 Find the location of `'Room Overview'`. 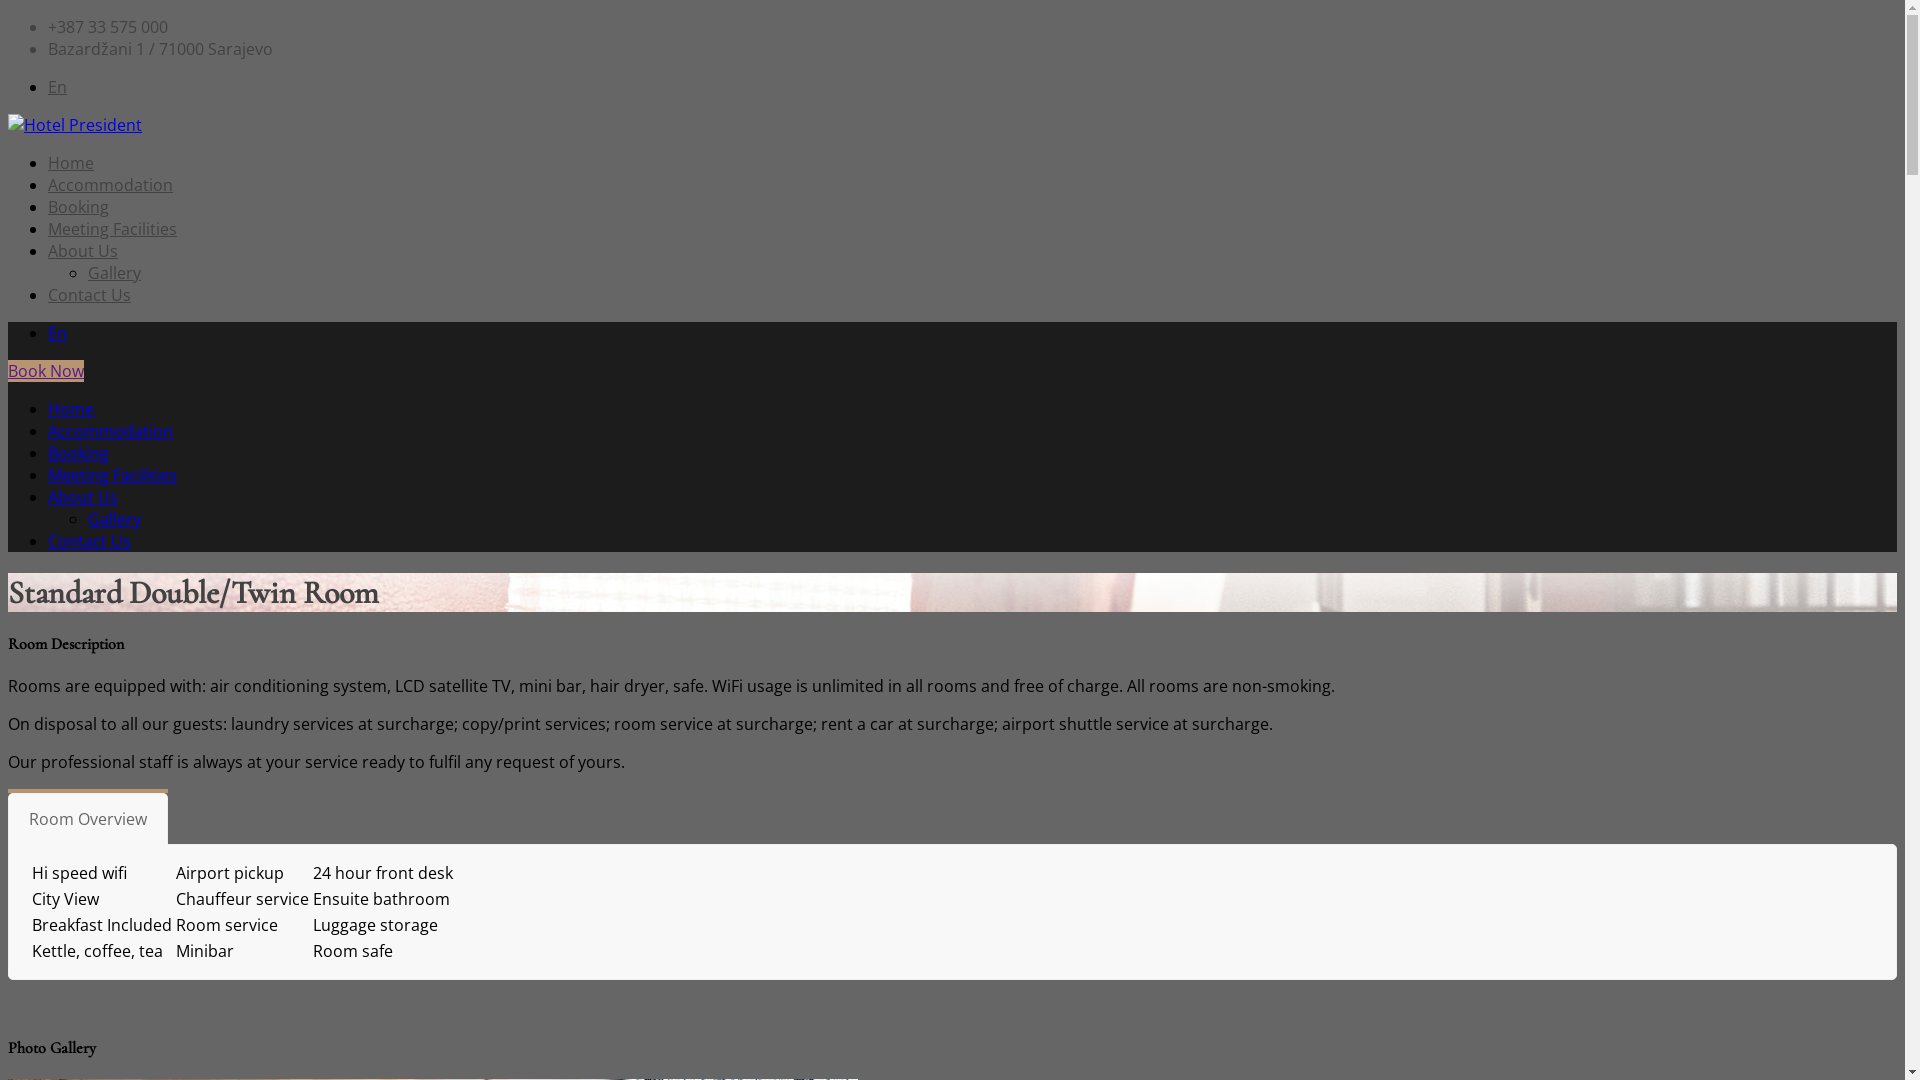

'Room Overview' is located at coordinates (86, 818).